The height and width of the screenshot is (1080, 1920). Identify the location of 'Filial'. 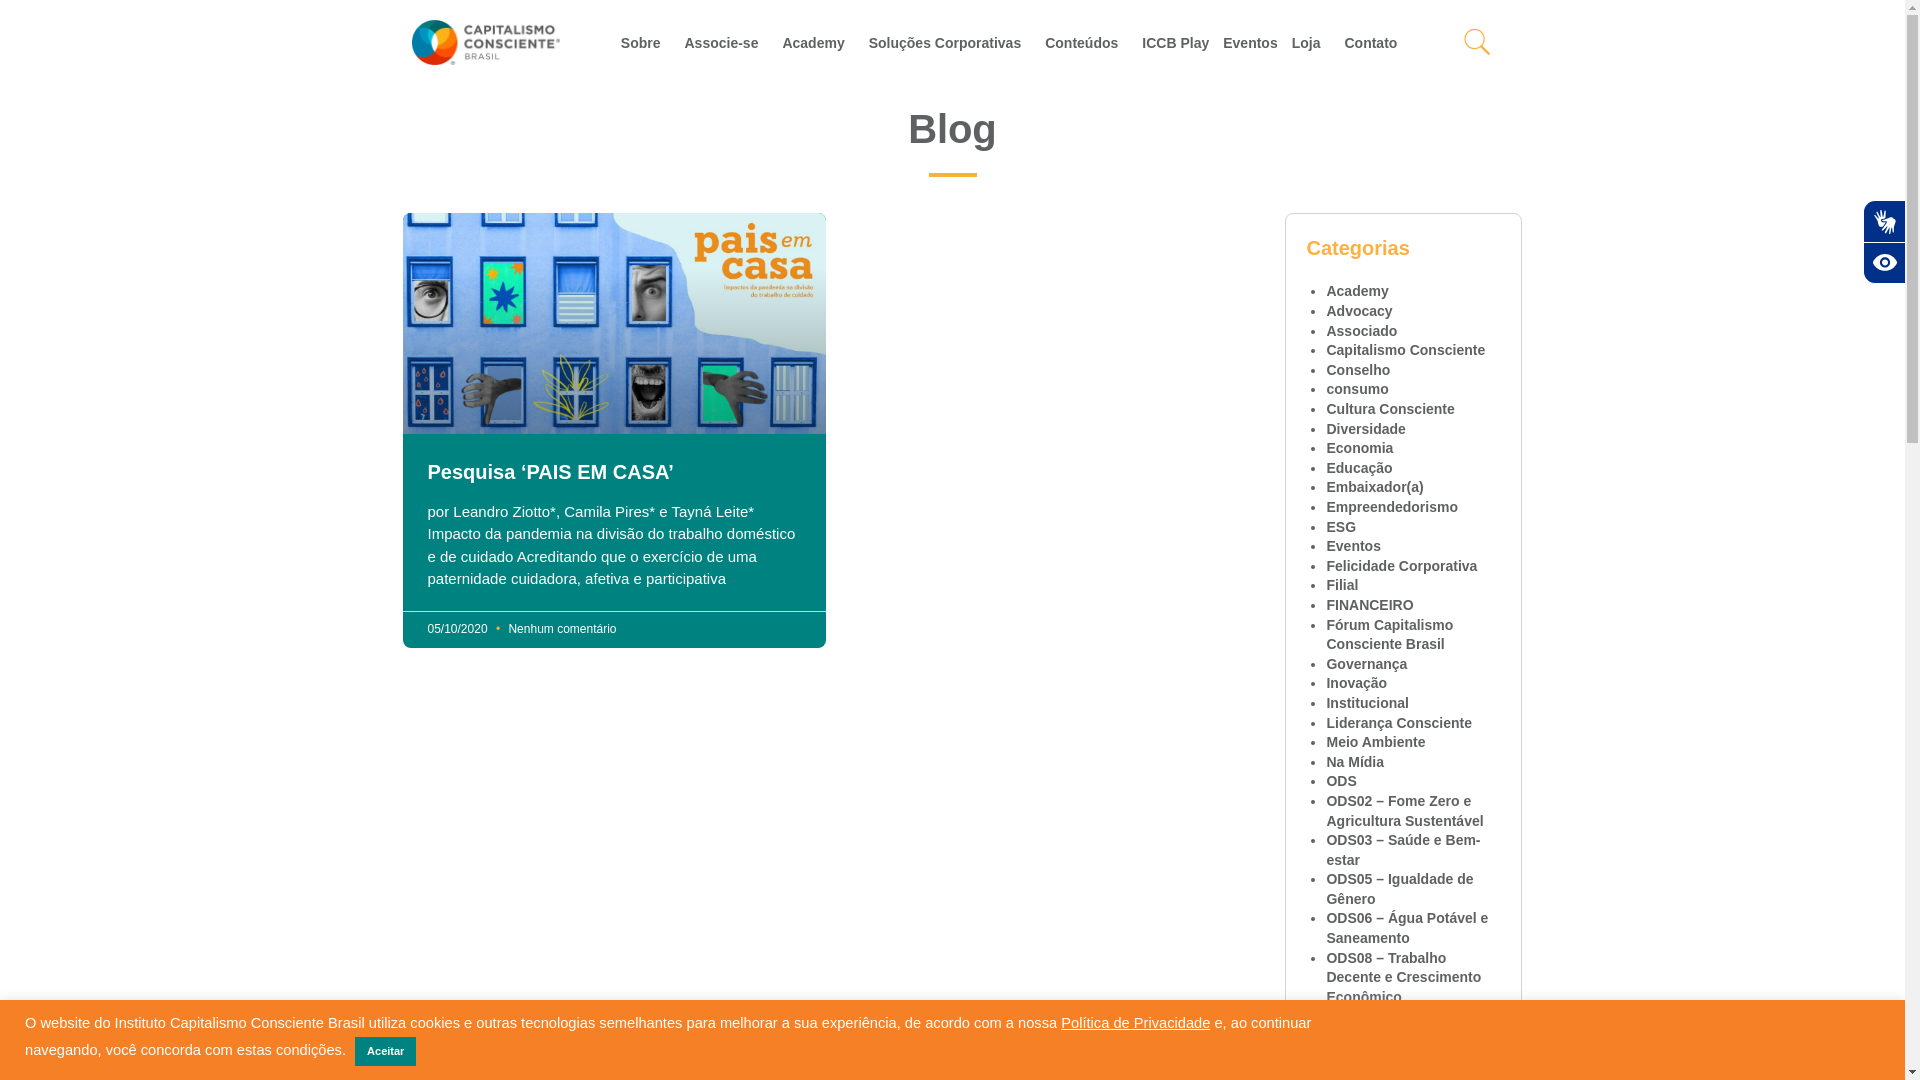
(1342, 585).